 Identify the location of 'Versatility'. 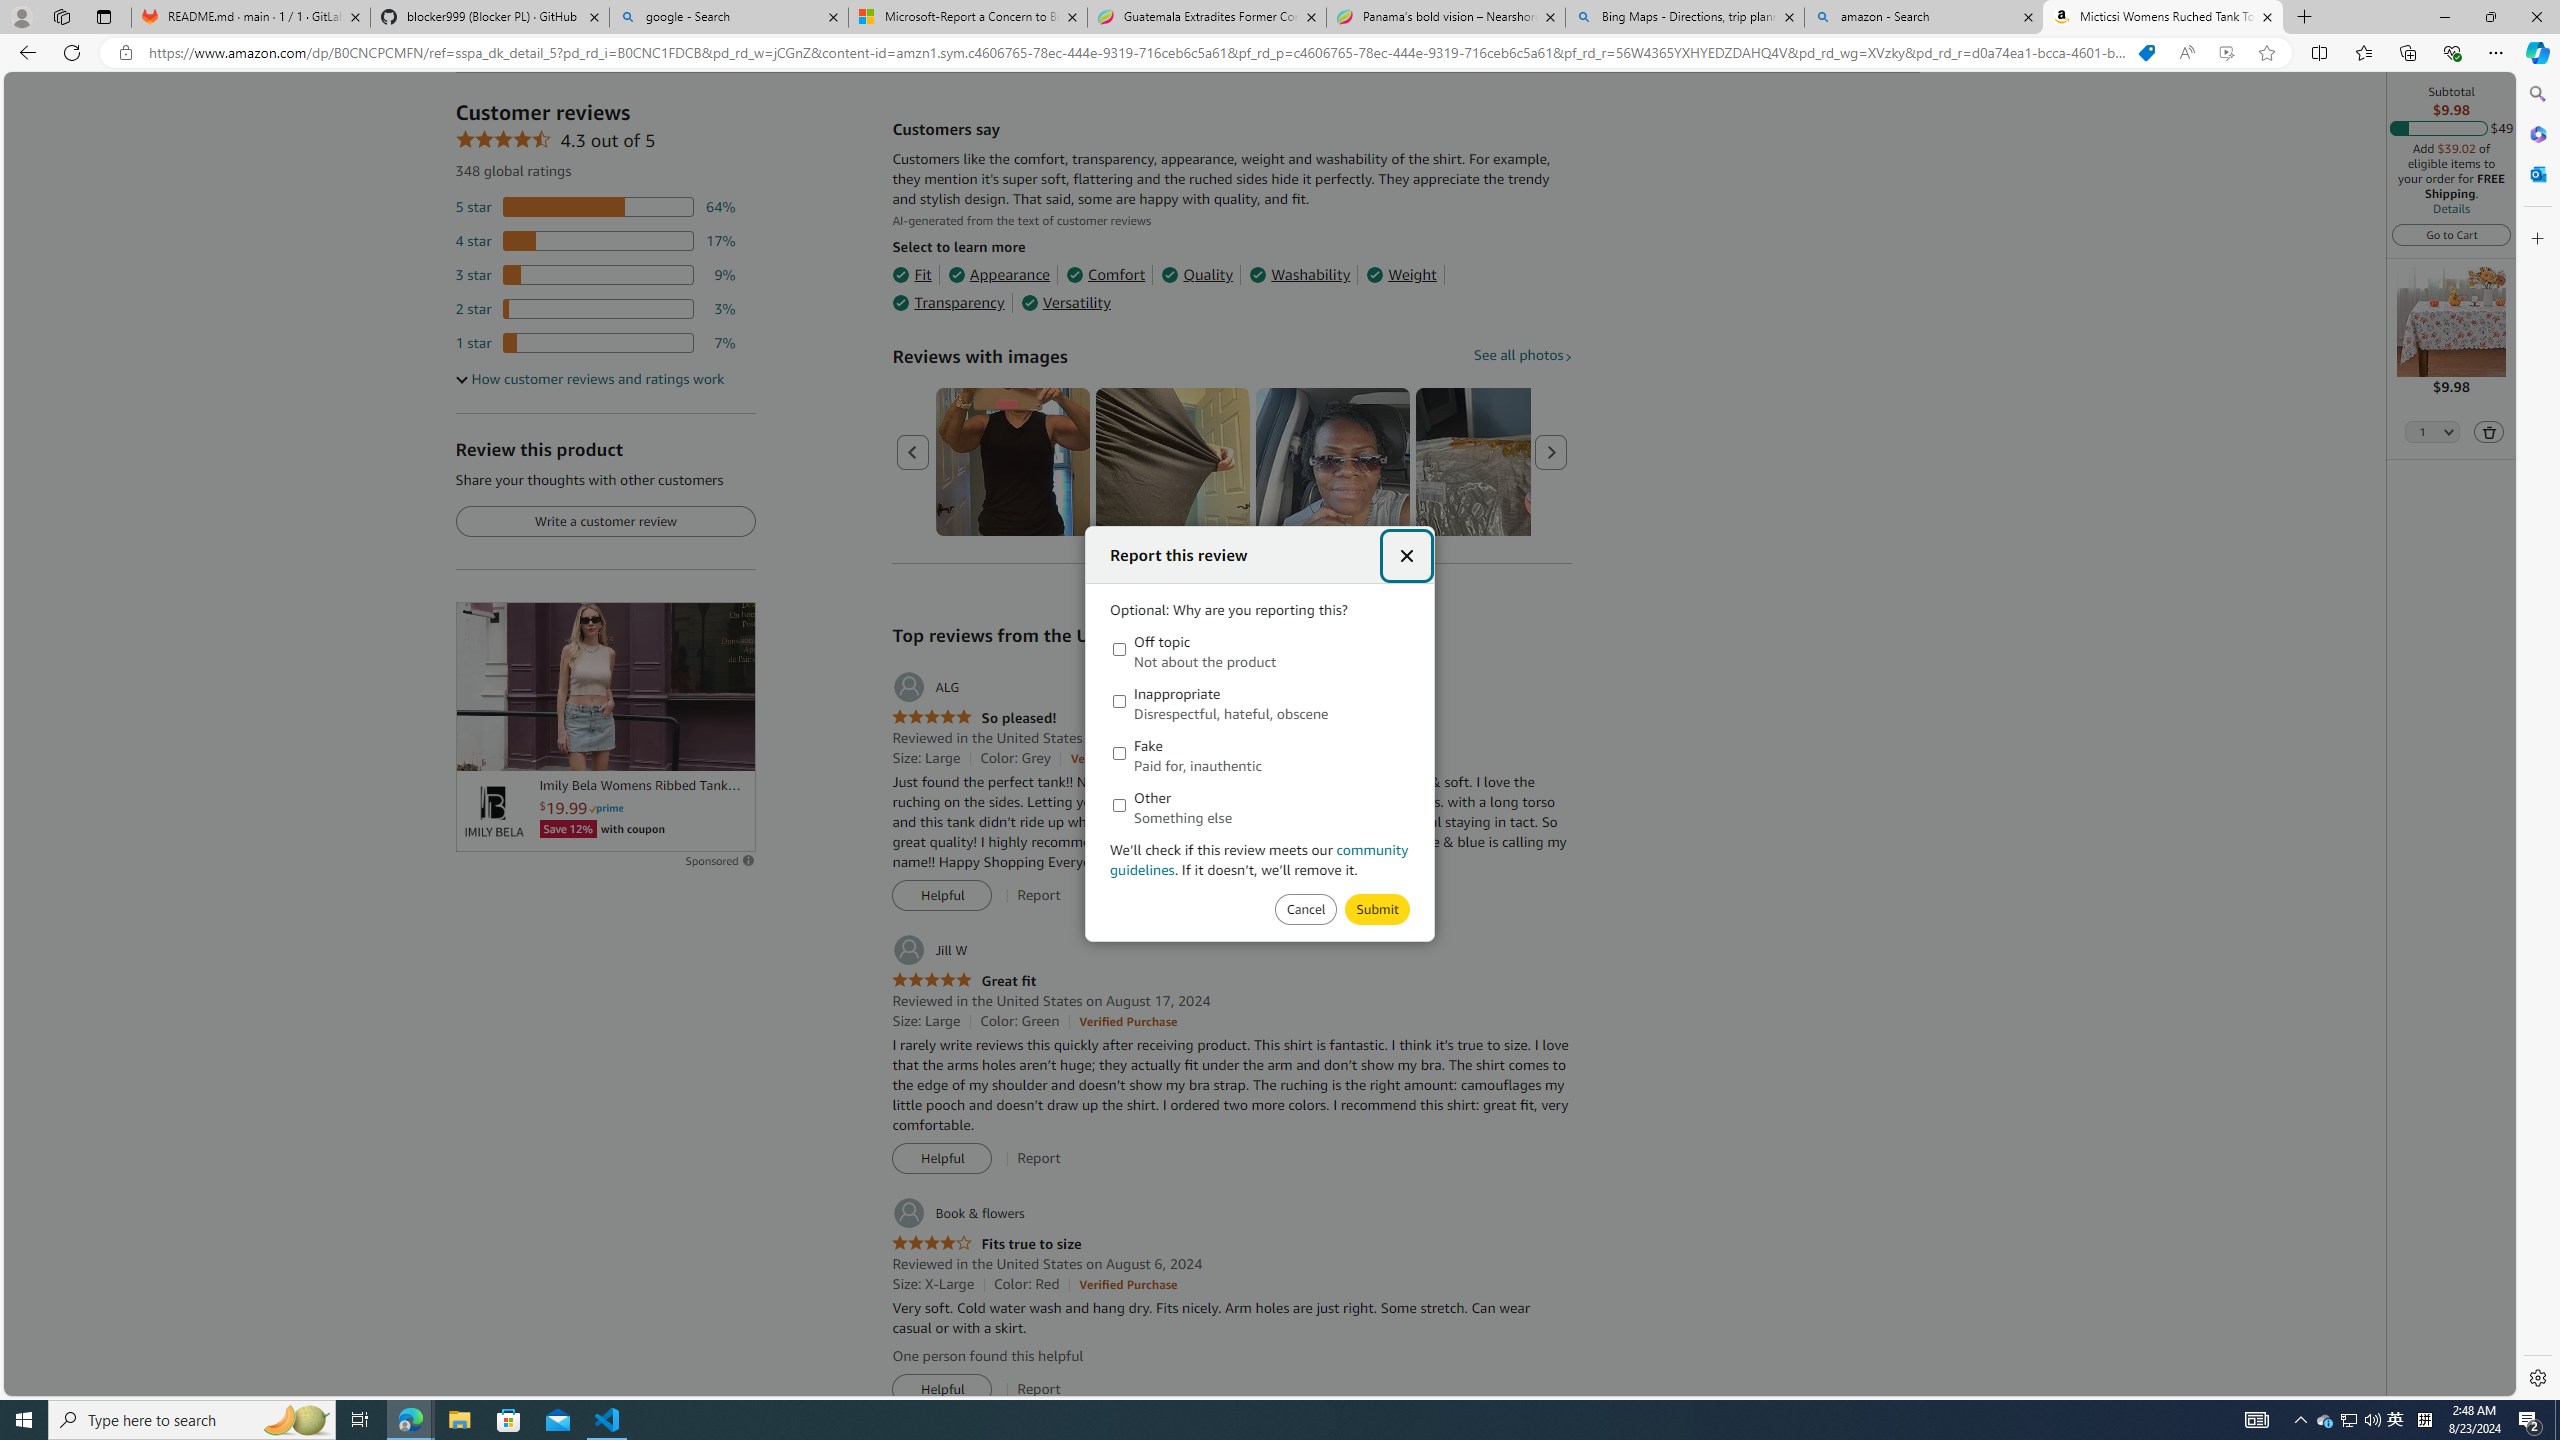
(1063, 302).